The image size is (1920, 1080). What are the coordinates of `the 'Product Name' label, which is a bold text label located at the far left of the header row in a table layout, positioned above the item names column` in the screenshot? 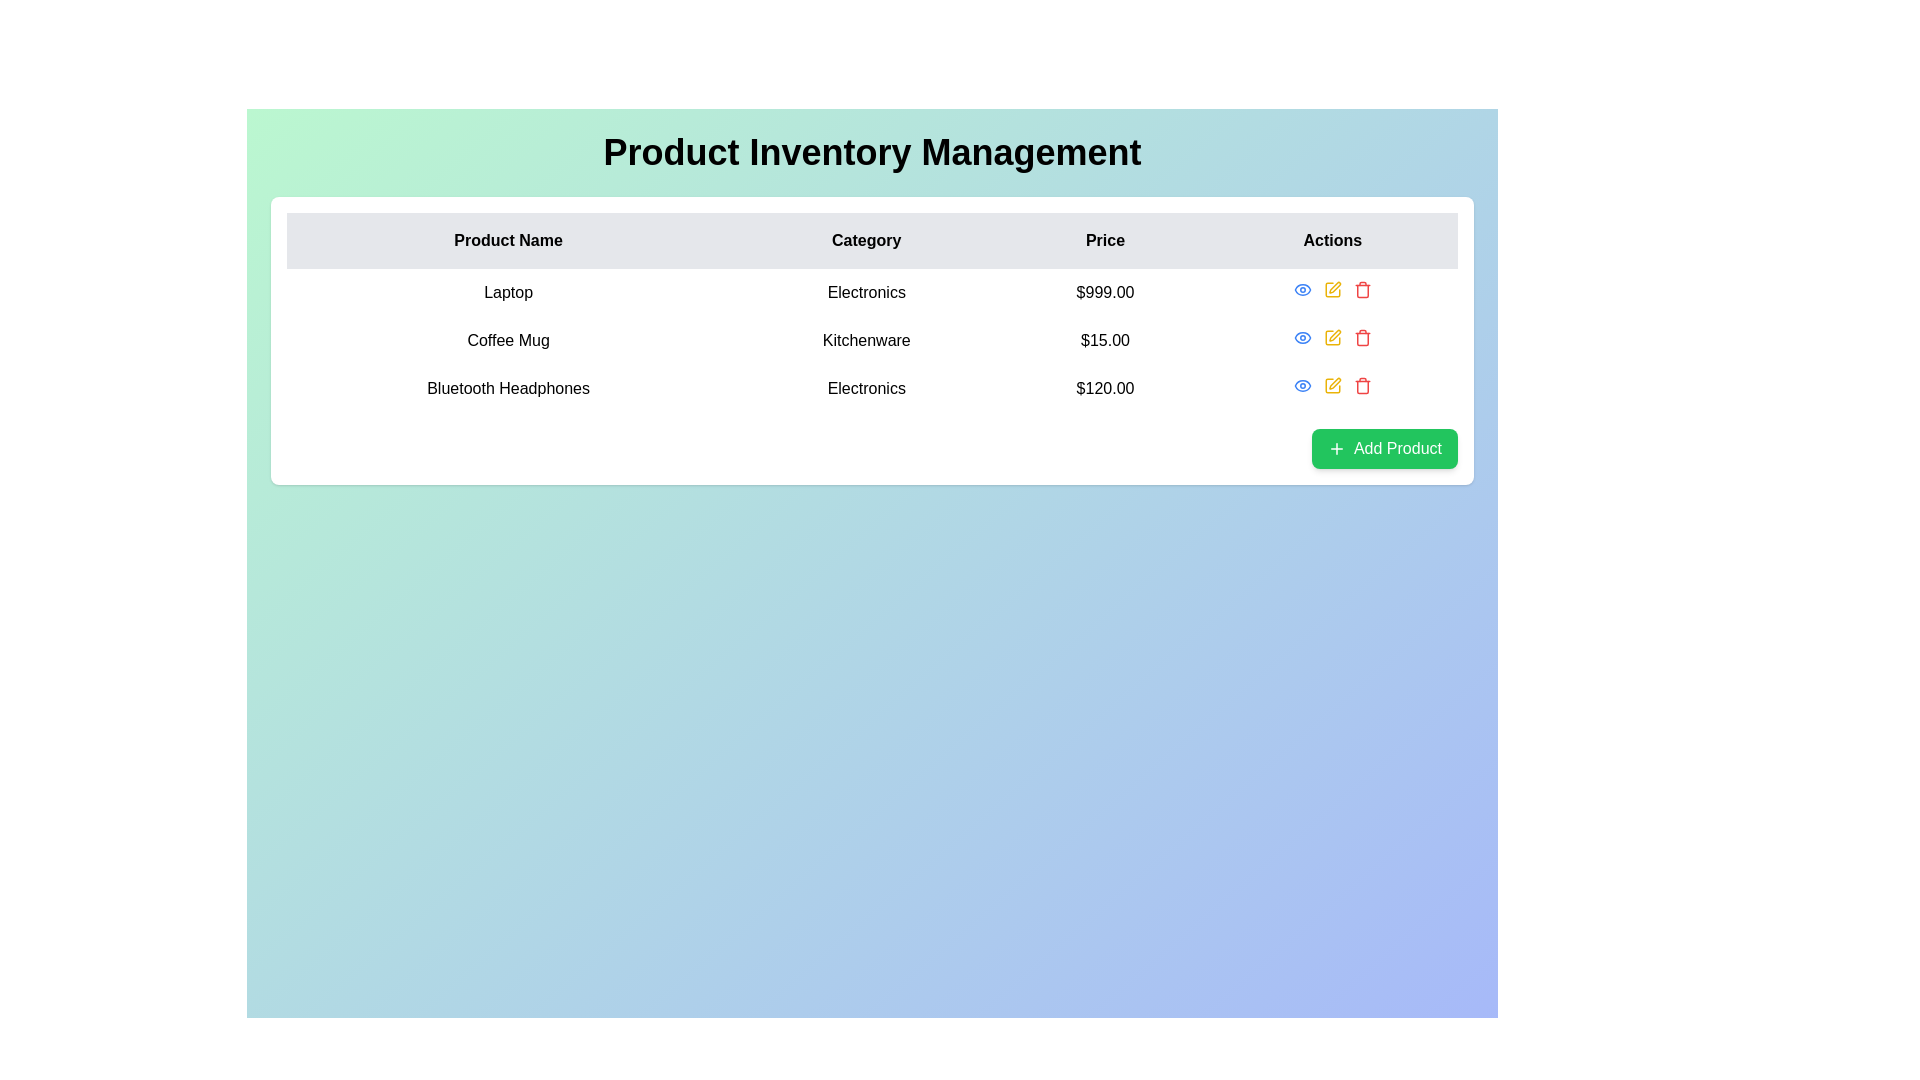 It's located at (508, 239).